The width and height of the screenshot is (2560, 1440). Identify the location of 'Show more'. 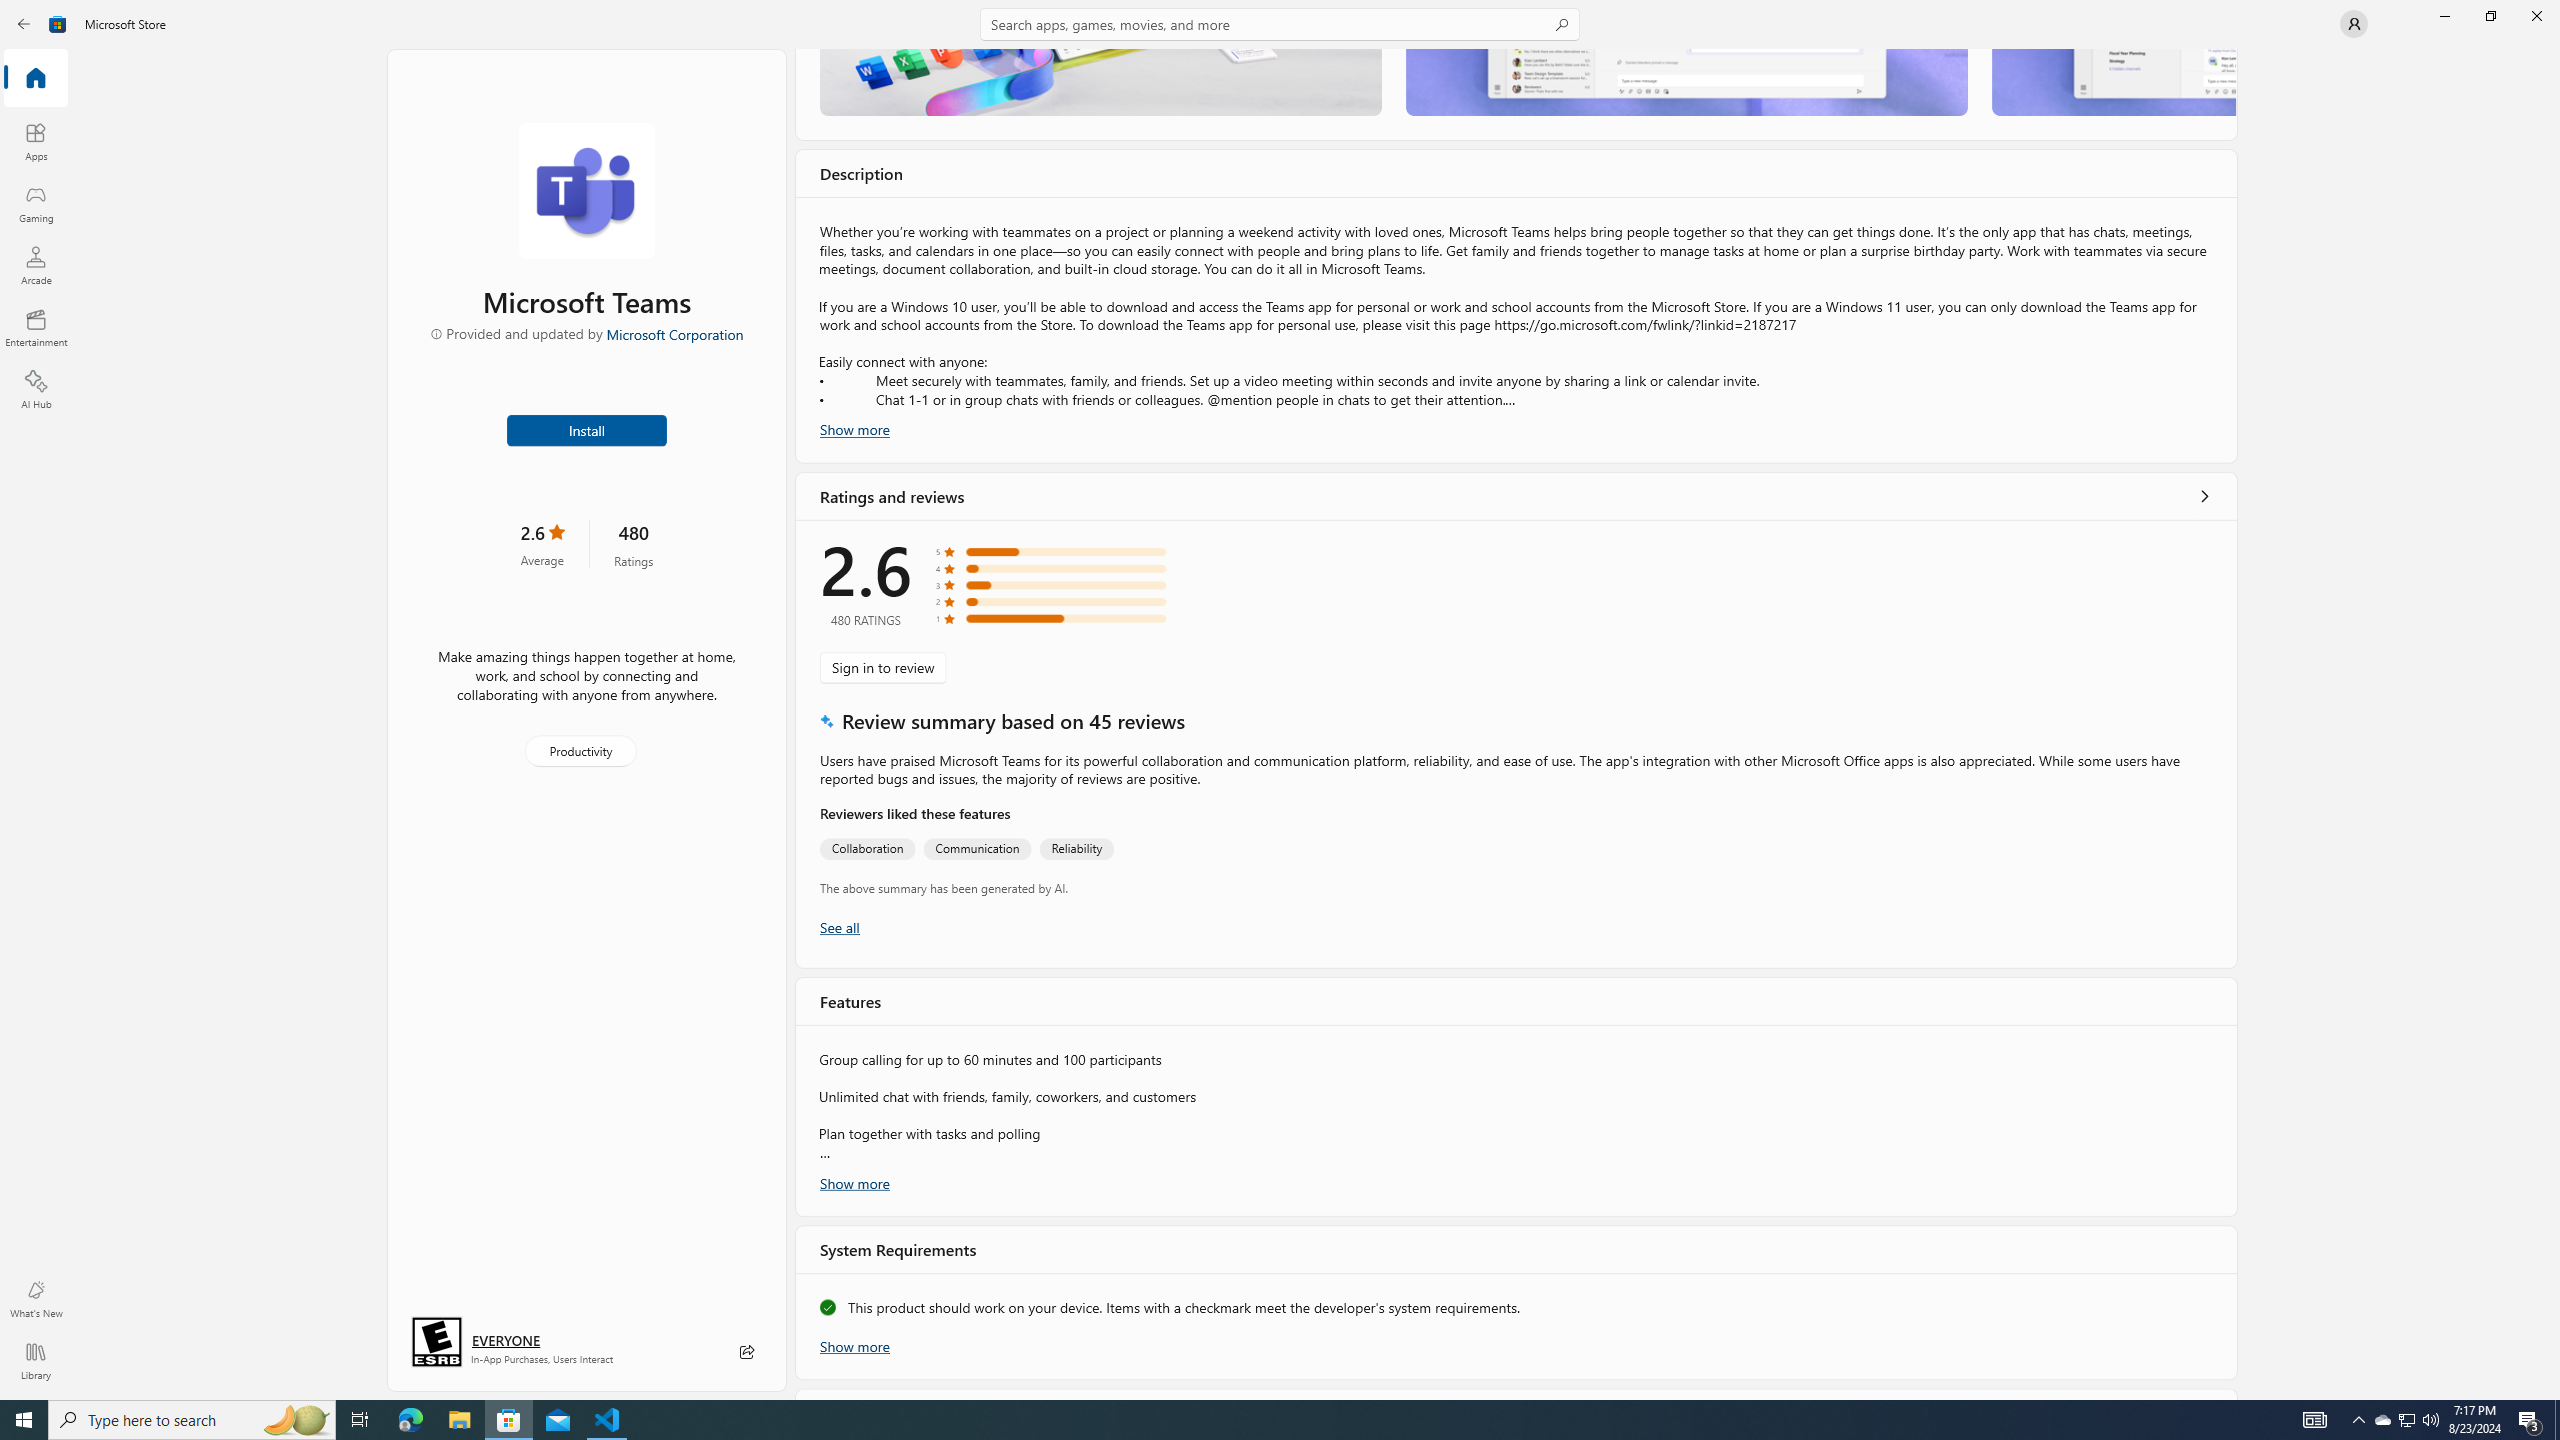
(852, 1344).